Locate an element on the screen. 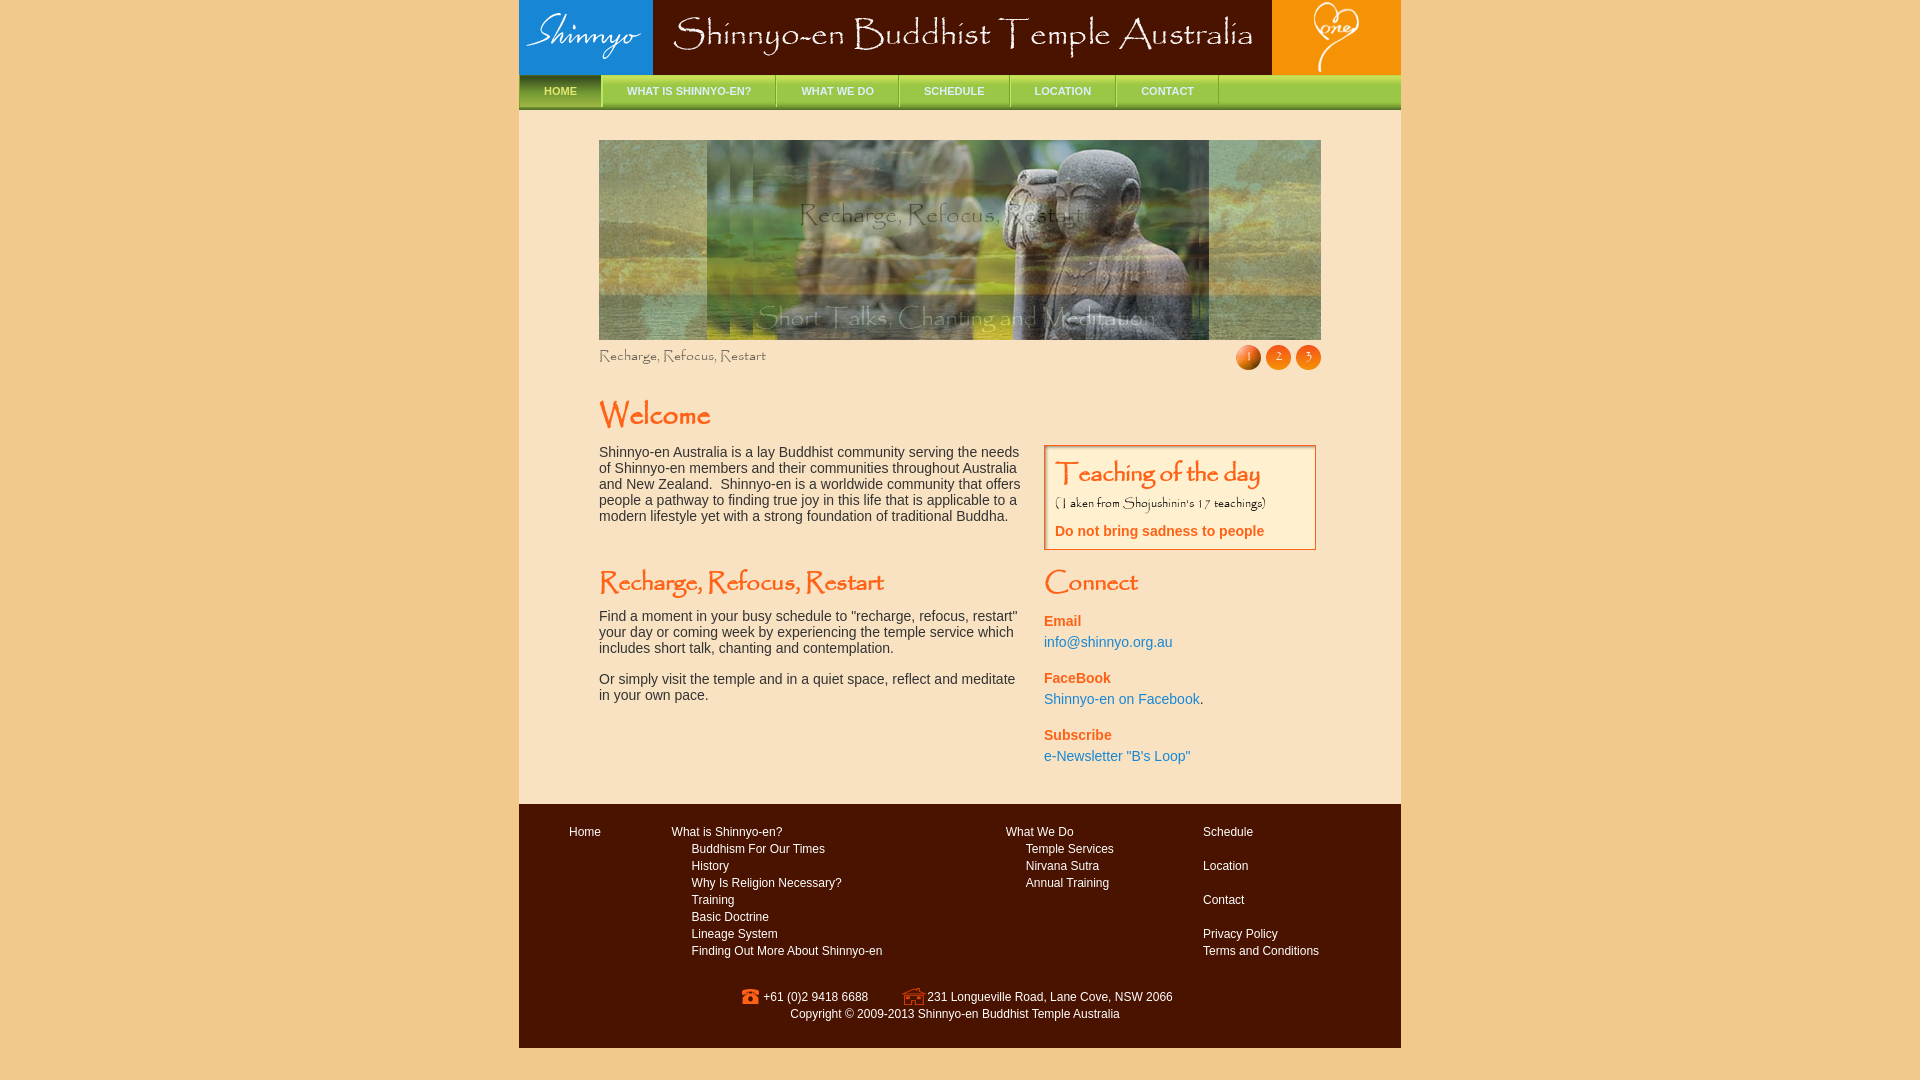 This screenshot has width=1920, height=1080. 'HOME' is located at coordinates (560, 91).